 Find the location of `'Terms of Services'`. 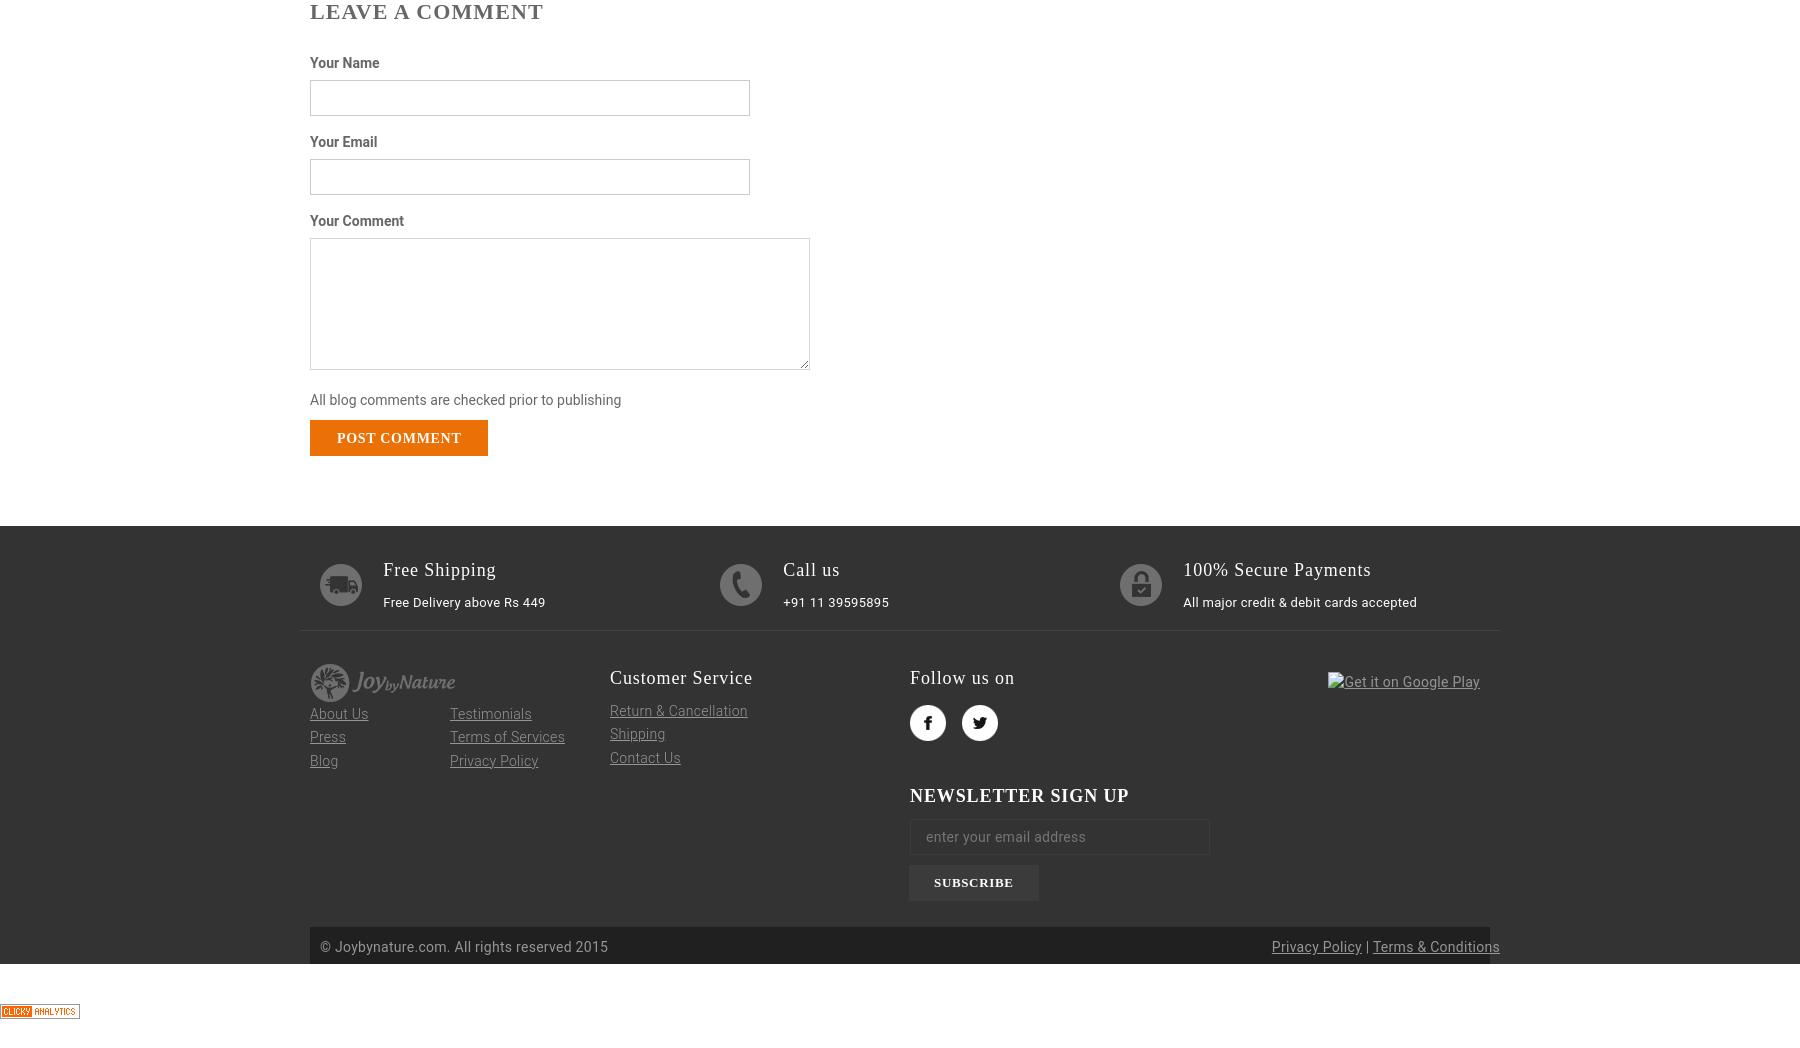

'Terms of Services' is located at coordinates (506, 735).